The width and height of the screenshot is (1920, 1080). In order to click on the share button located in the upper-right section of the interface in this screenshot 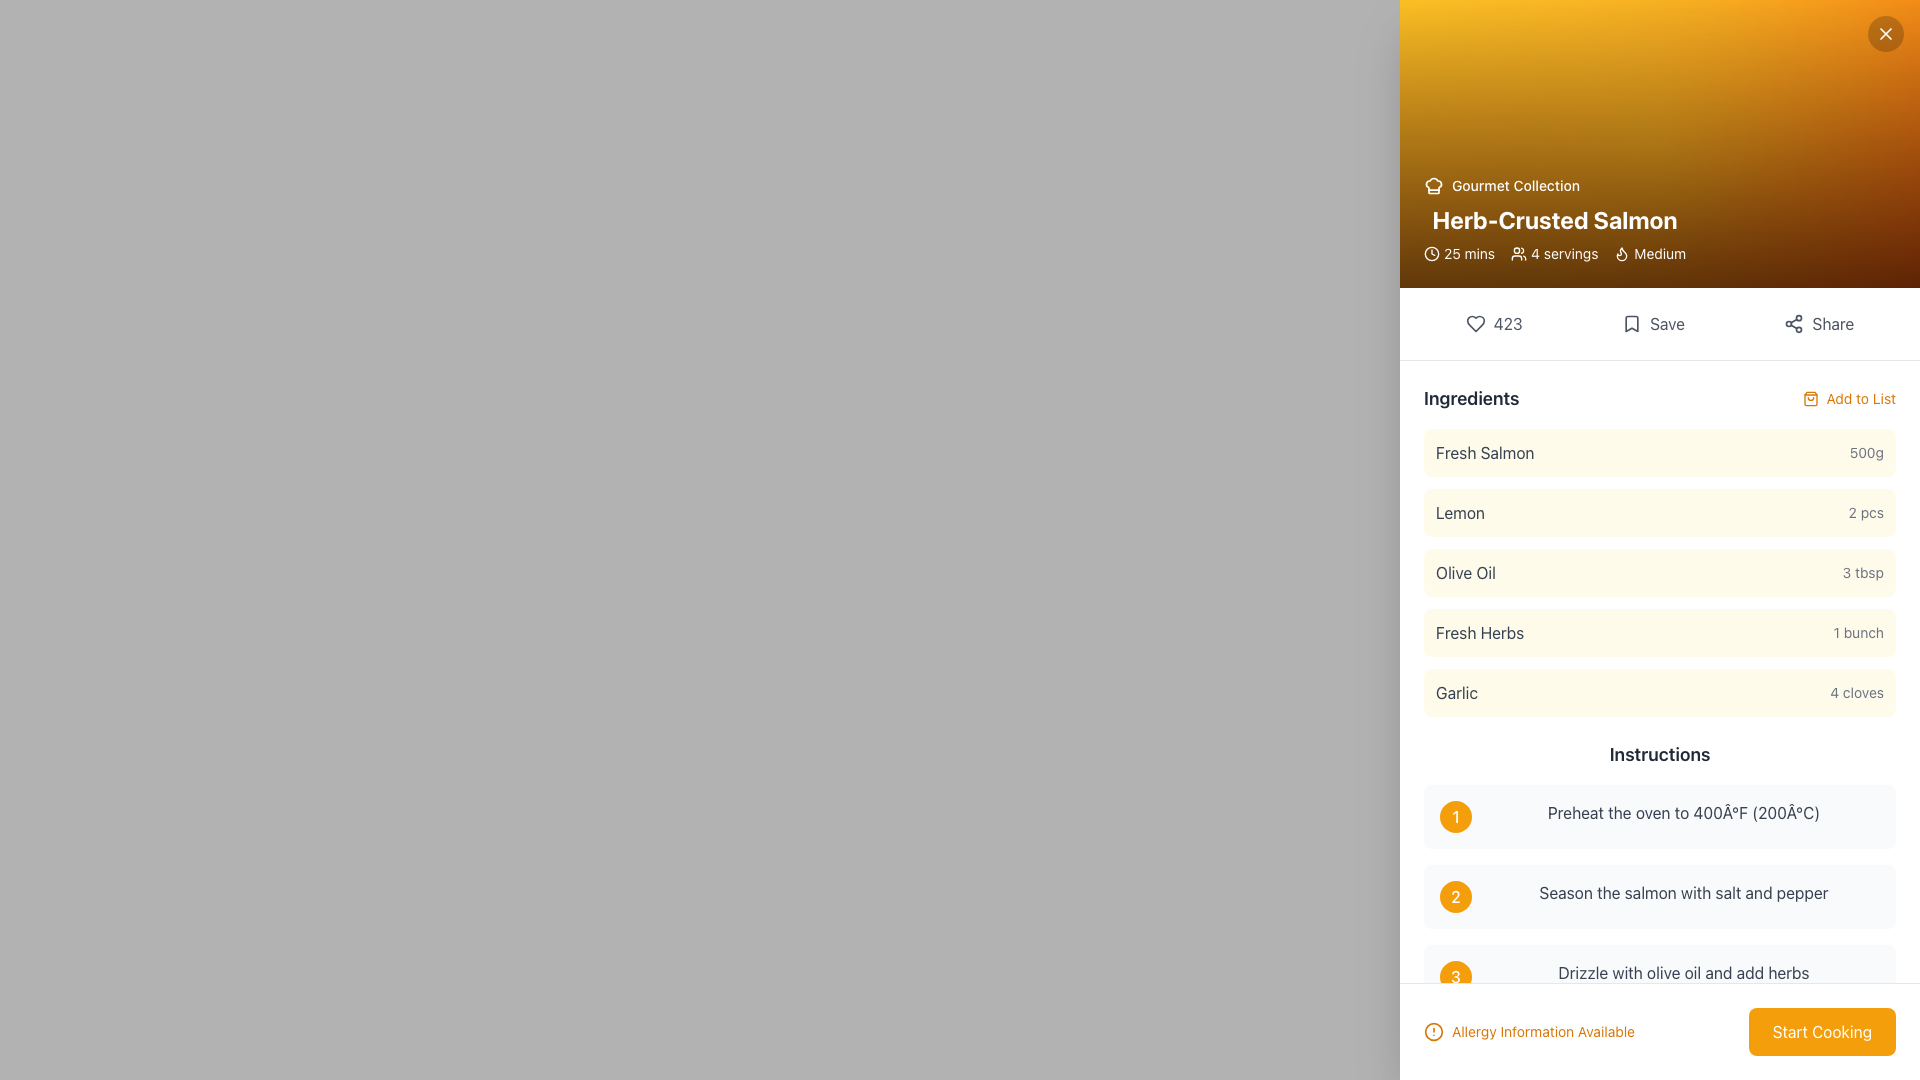, I will do `click(1833, 323)`.